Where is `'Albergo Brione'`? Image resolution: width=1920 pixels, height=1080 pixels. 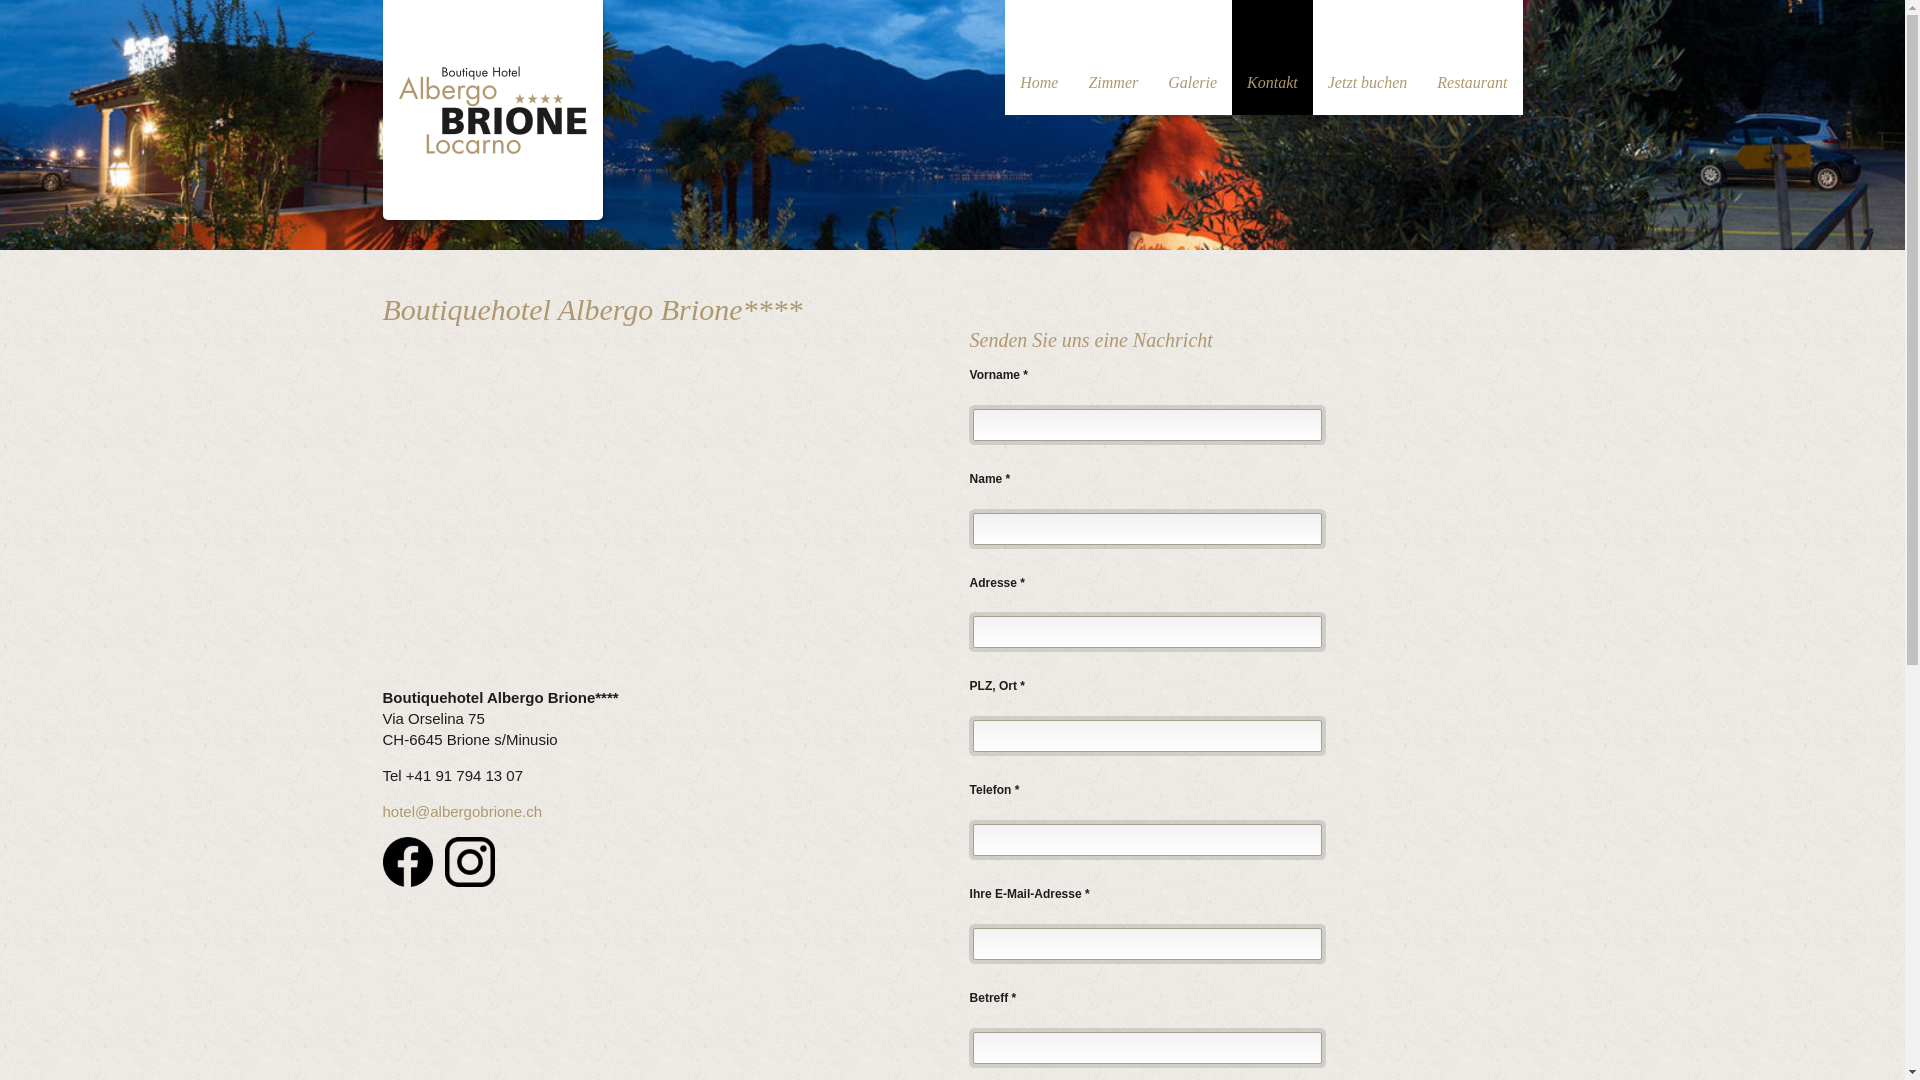 'Albergo Brione' is located at coordinates (491, 106).